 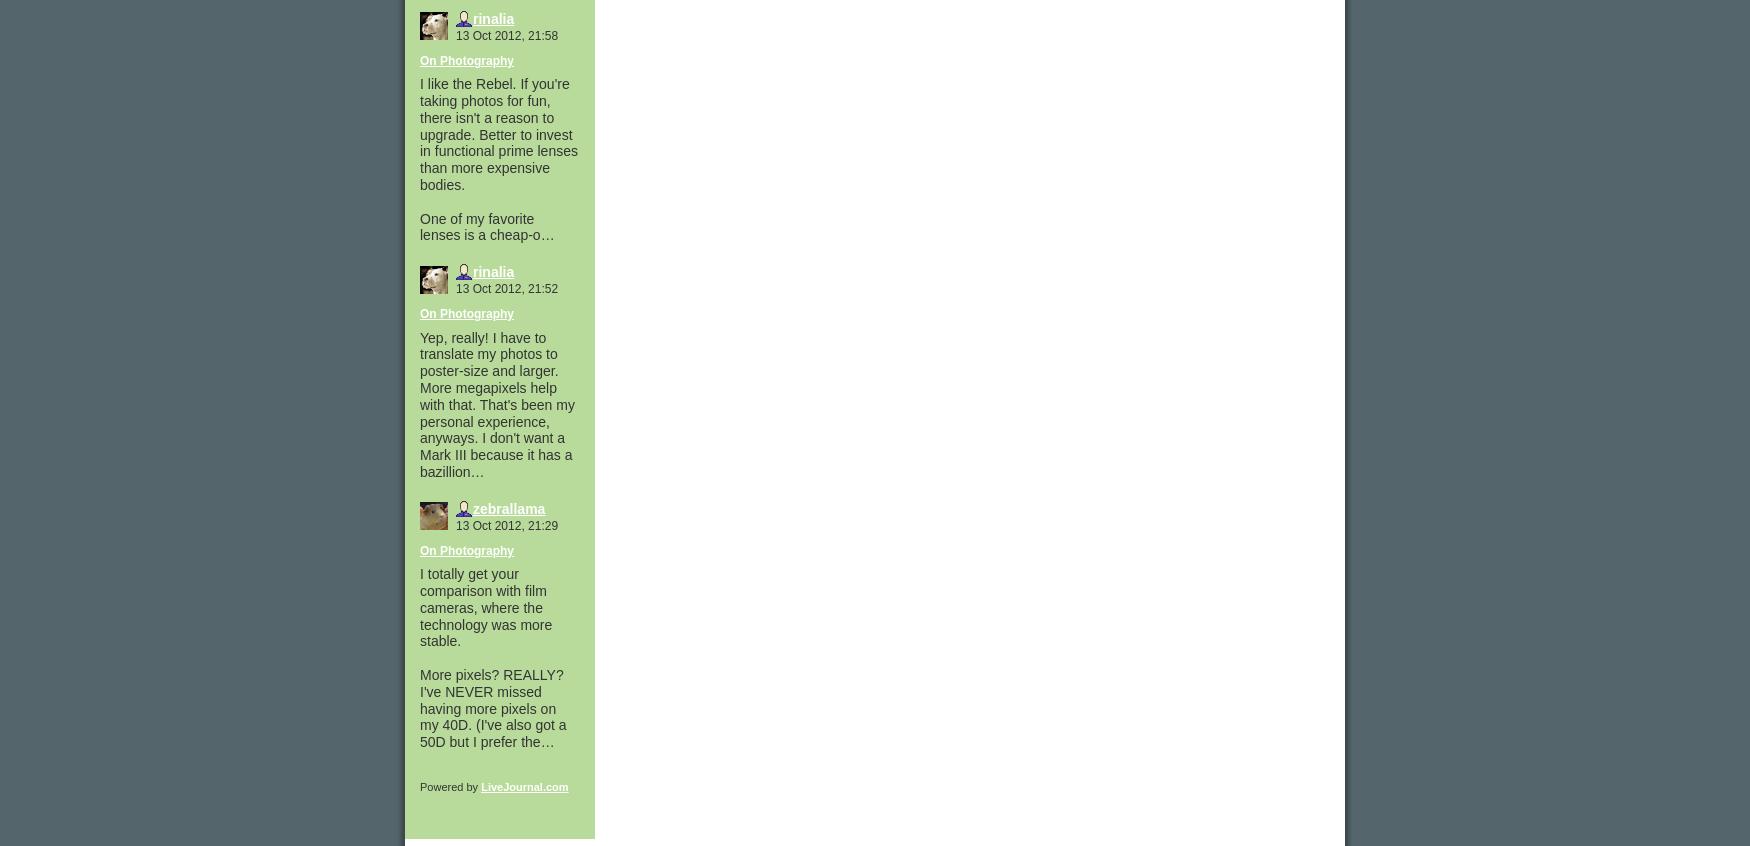 What do you see at coordinates (419, 226) in the screenshot?
I see `'One of my favorite lenses is a cheap-o…'` at bounding box center [419, 226].